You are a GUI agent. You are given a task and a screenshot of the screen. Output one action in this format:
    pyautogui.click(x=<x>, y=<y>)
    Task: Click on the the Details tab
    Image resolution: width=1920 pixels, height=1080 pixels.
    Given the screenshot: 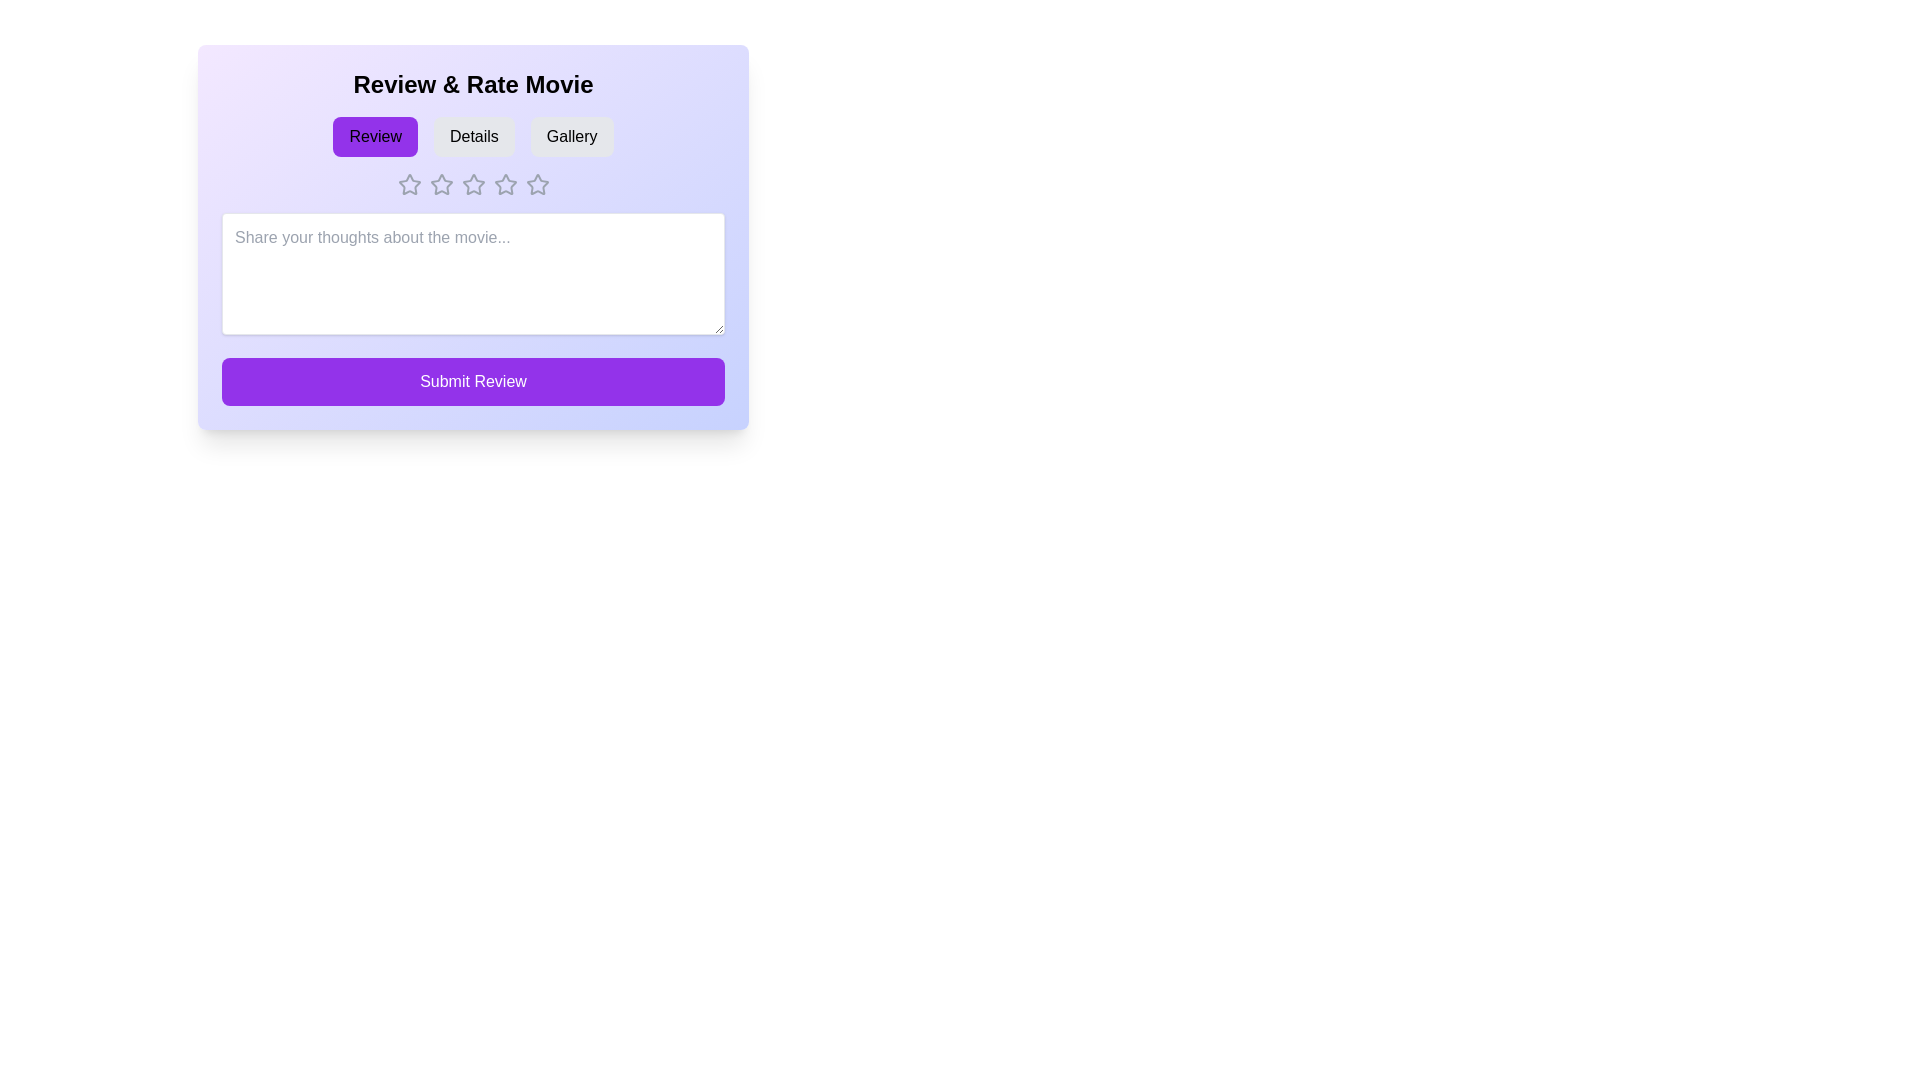 What is the action you would take?
    pyautogui.click(x=473, y=136)
    